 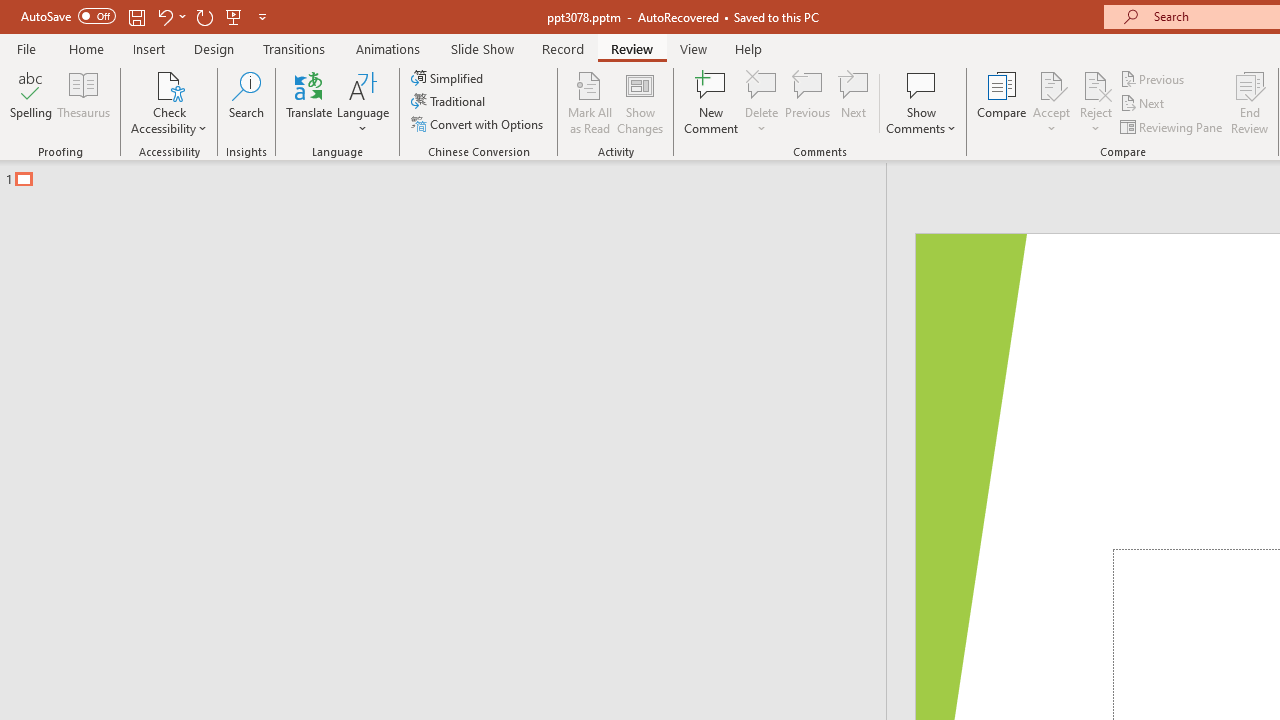 What do you see at coordinates (82, 103) in the screenshot?
I see `'Thesaurus...'` at bounding box center [82, 103].